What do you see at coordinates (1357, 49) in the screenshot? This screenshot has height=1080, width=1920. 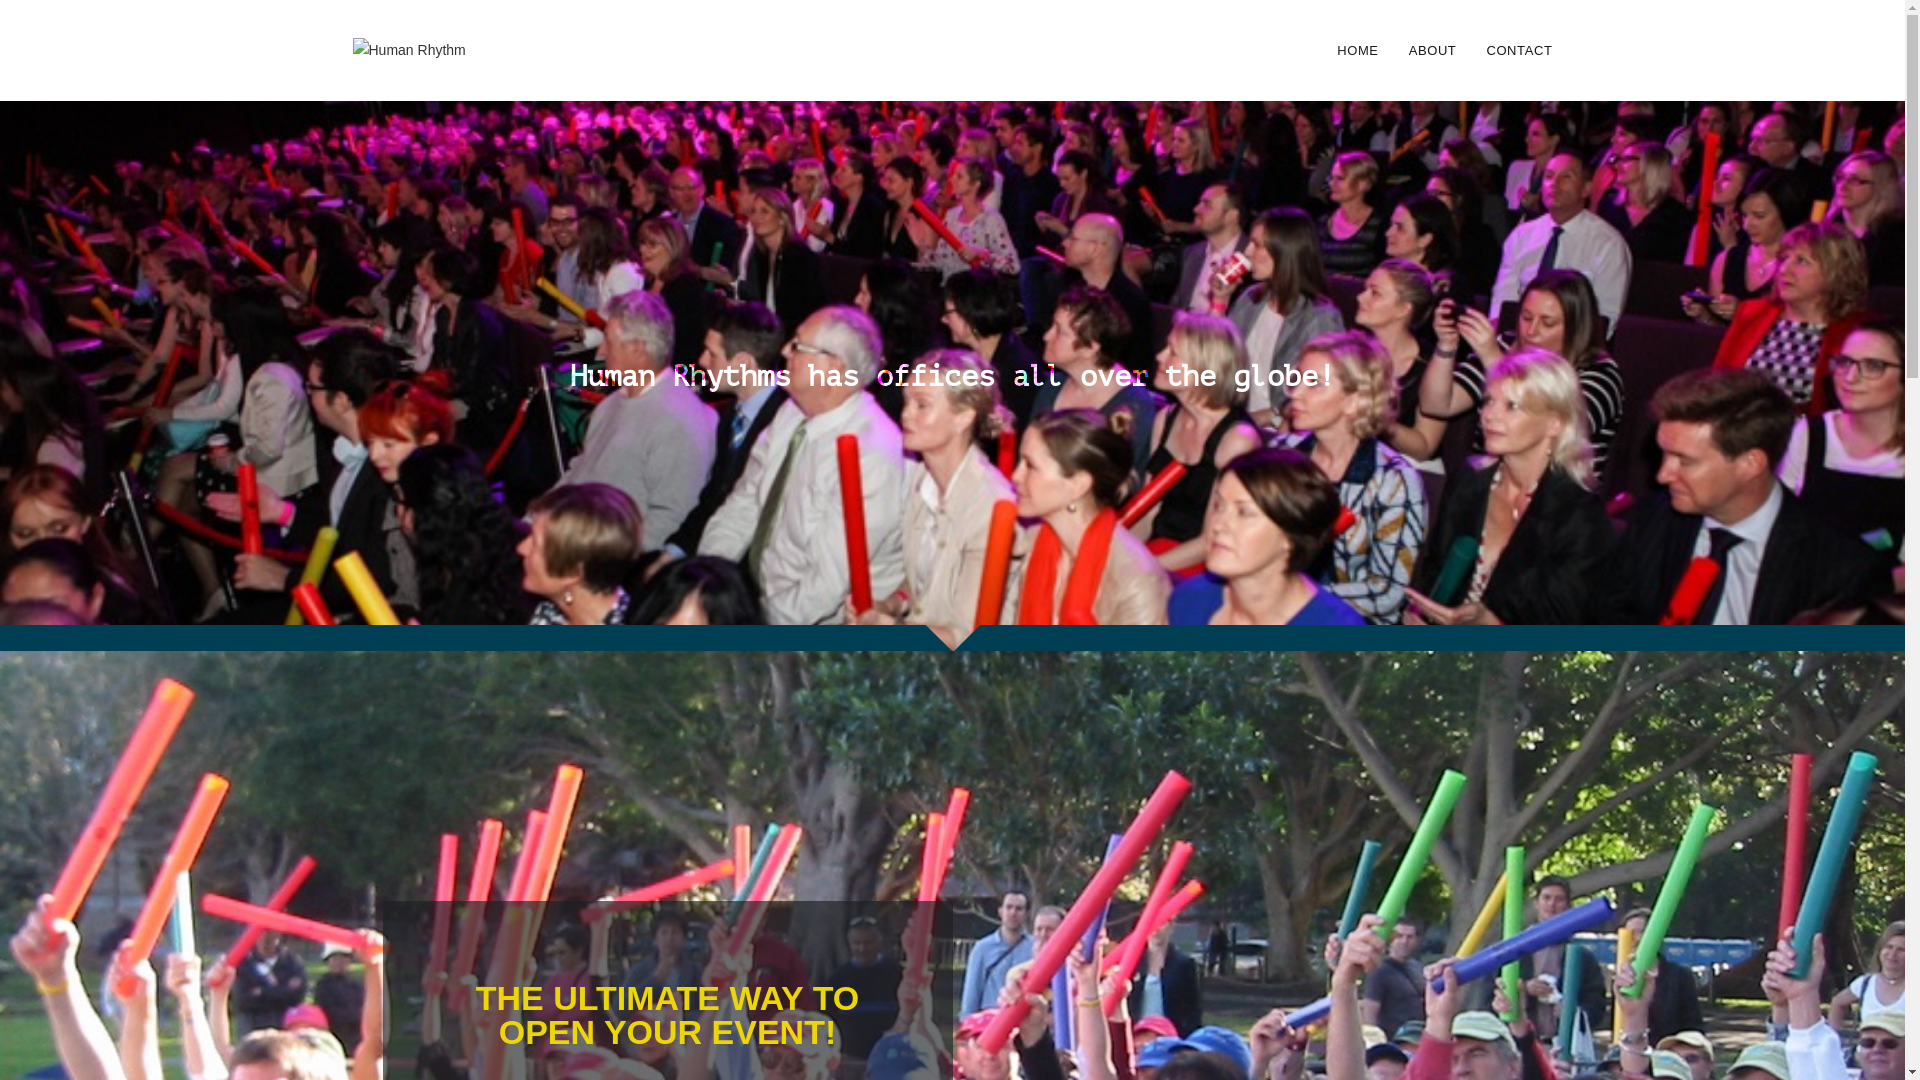 I see `'HOME'` at bounding box center [1357, 49].